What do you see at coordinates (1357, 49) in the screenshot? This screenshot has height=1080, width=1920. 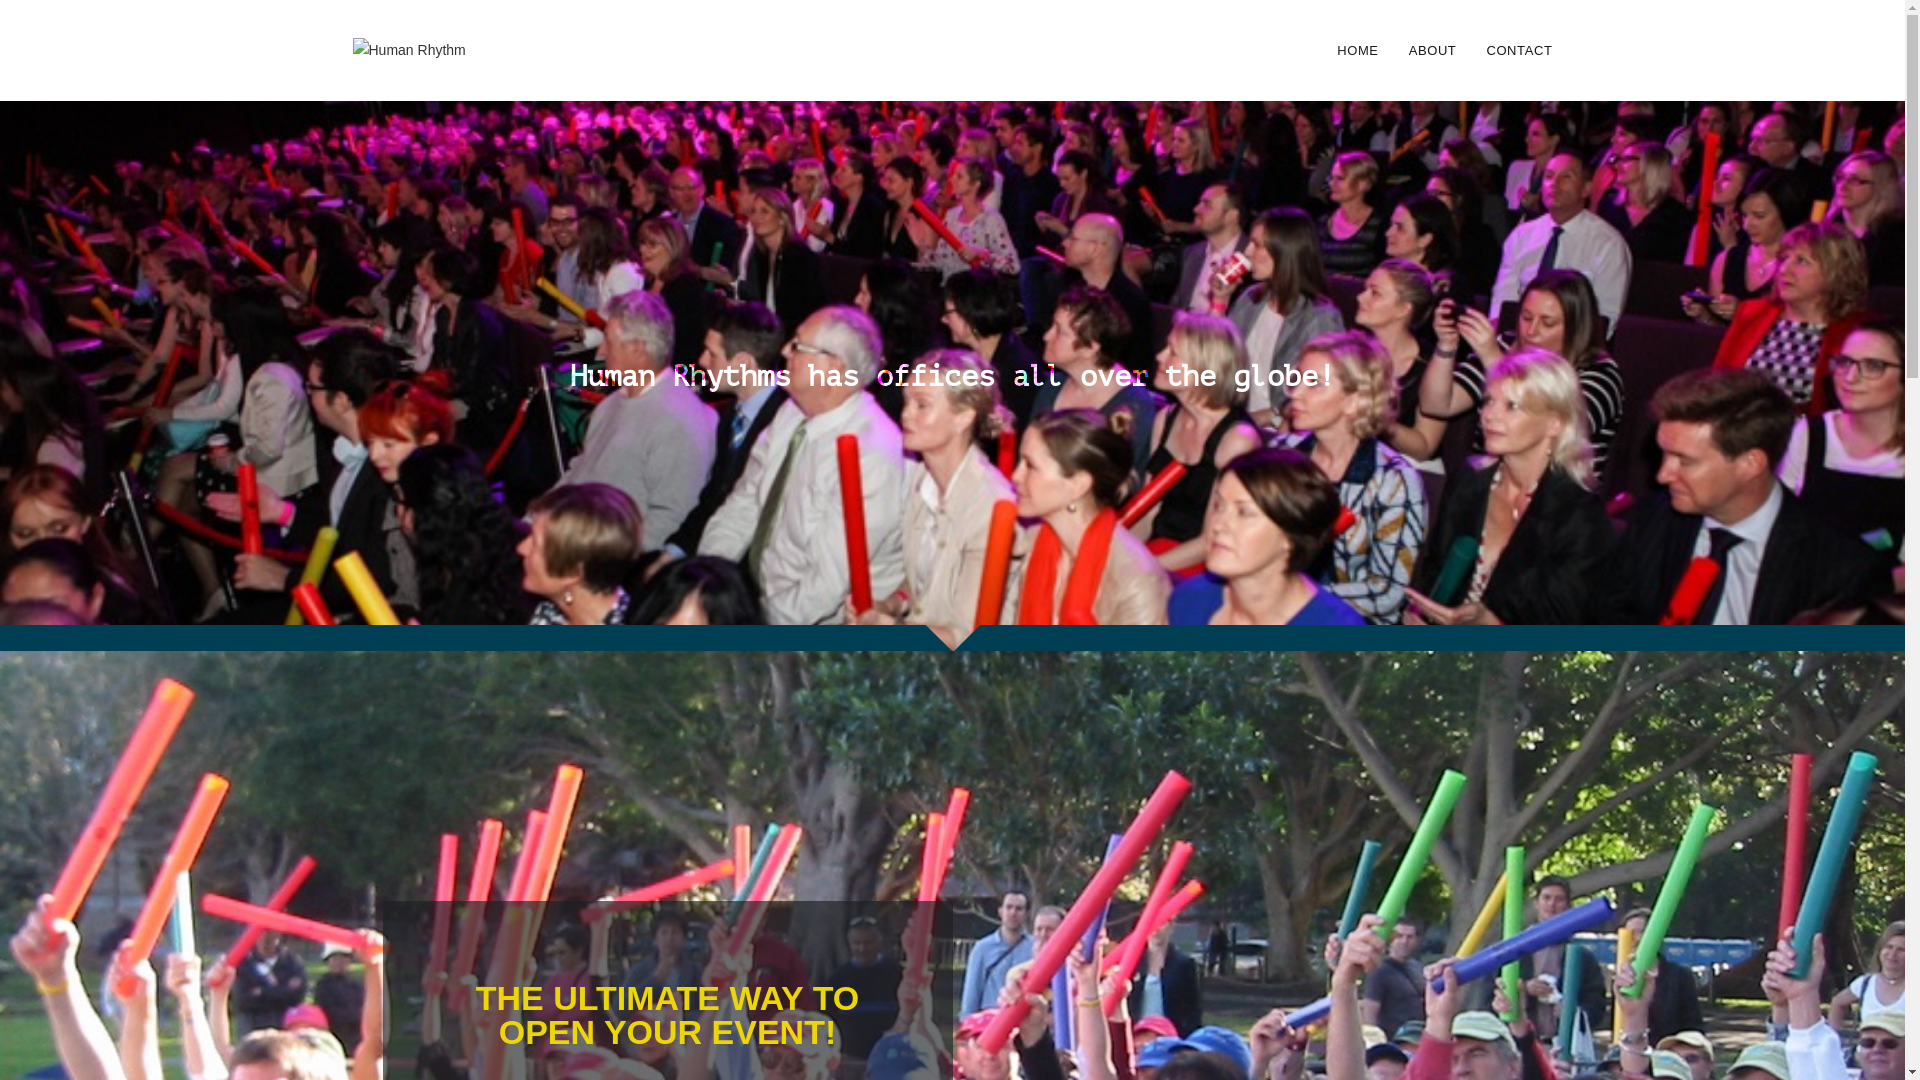 I see `'HOME'` at bounding box center [1357, 49].